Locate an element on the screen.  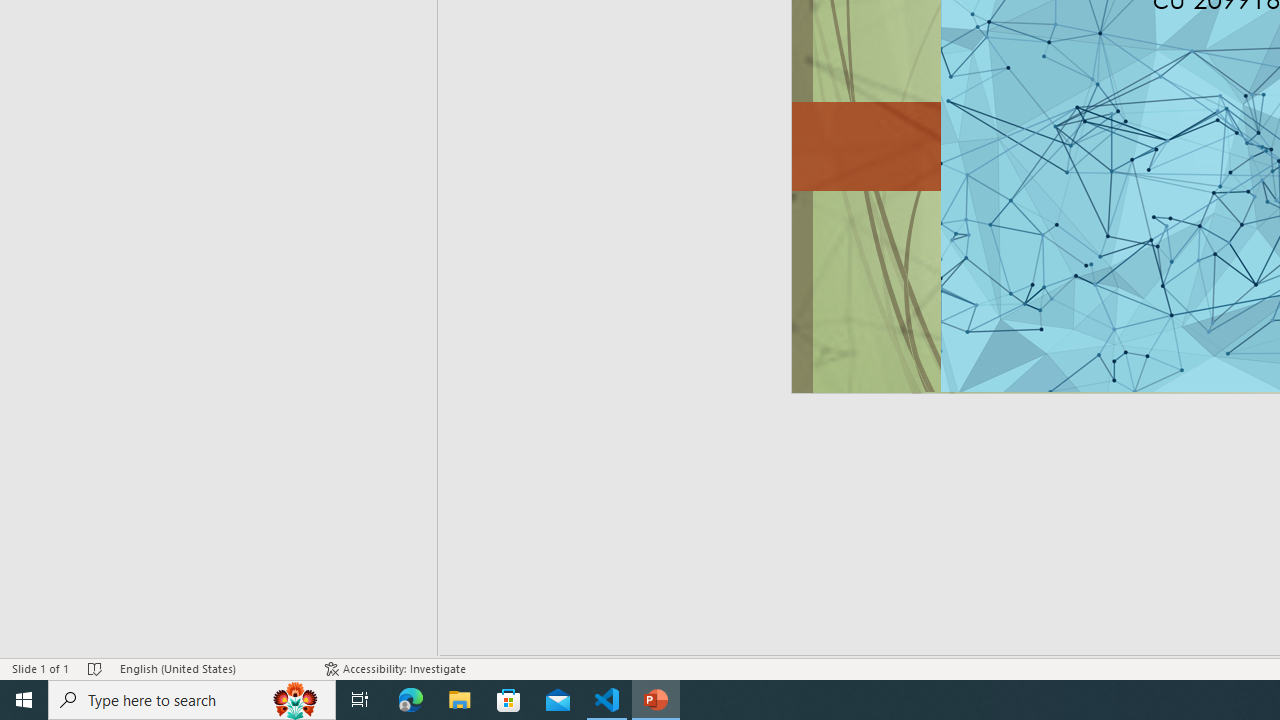
'Type here to search' is located at coordinates (192, 698).